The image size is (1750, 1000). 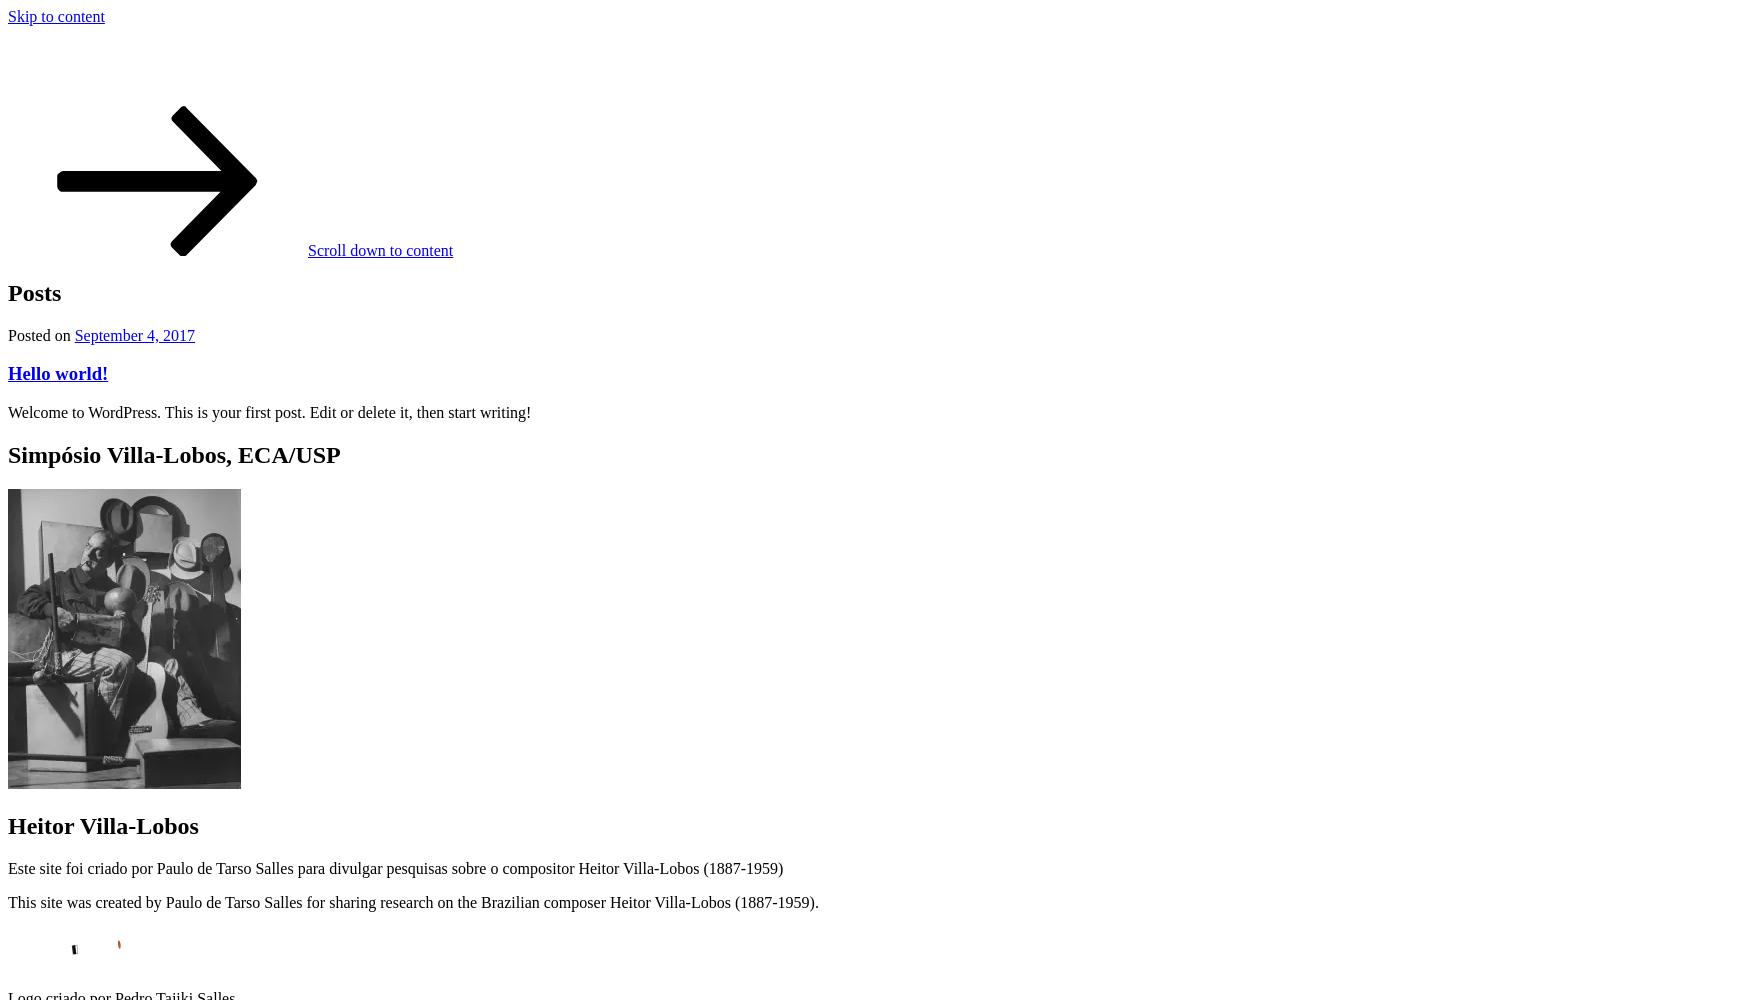 What do you see at coordinates (172, 454) in the screenshot?
I see `'Simpósio Villa-Lobos, ECA/USP'` at bounding box center [172, 454].